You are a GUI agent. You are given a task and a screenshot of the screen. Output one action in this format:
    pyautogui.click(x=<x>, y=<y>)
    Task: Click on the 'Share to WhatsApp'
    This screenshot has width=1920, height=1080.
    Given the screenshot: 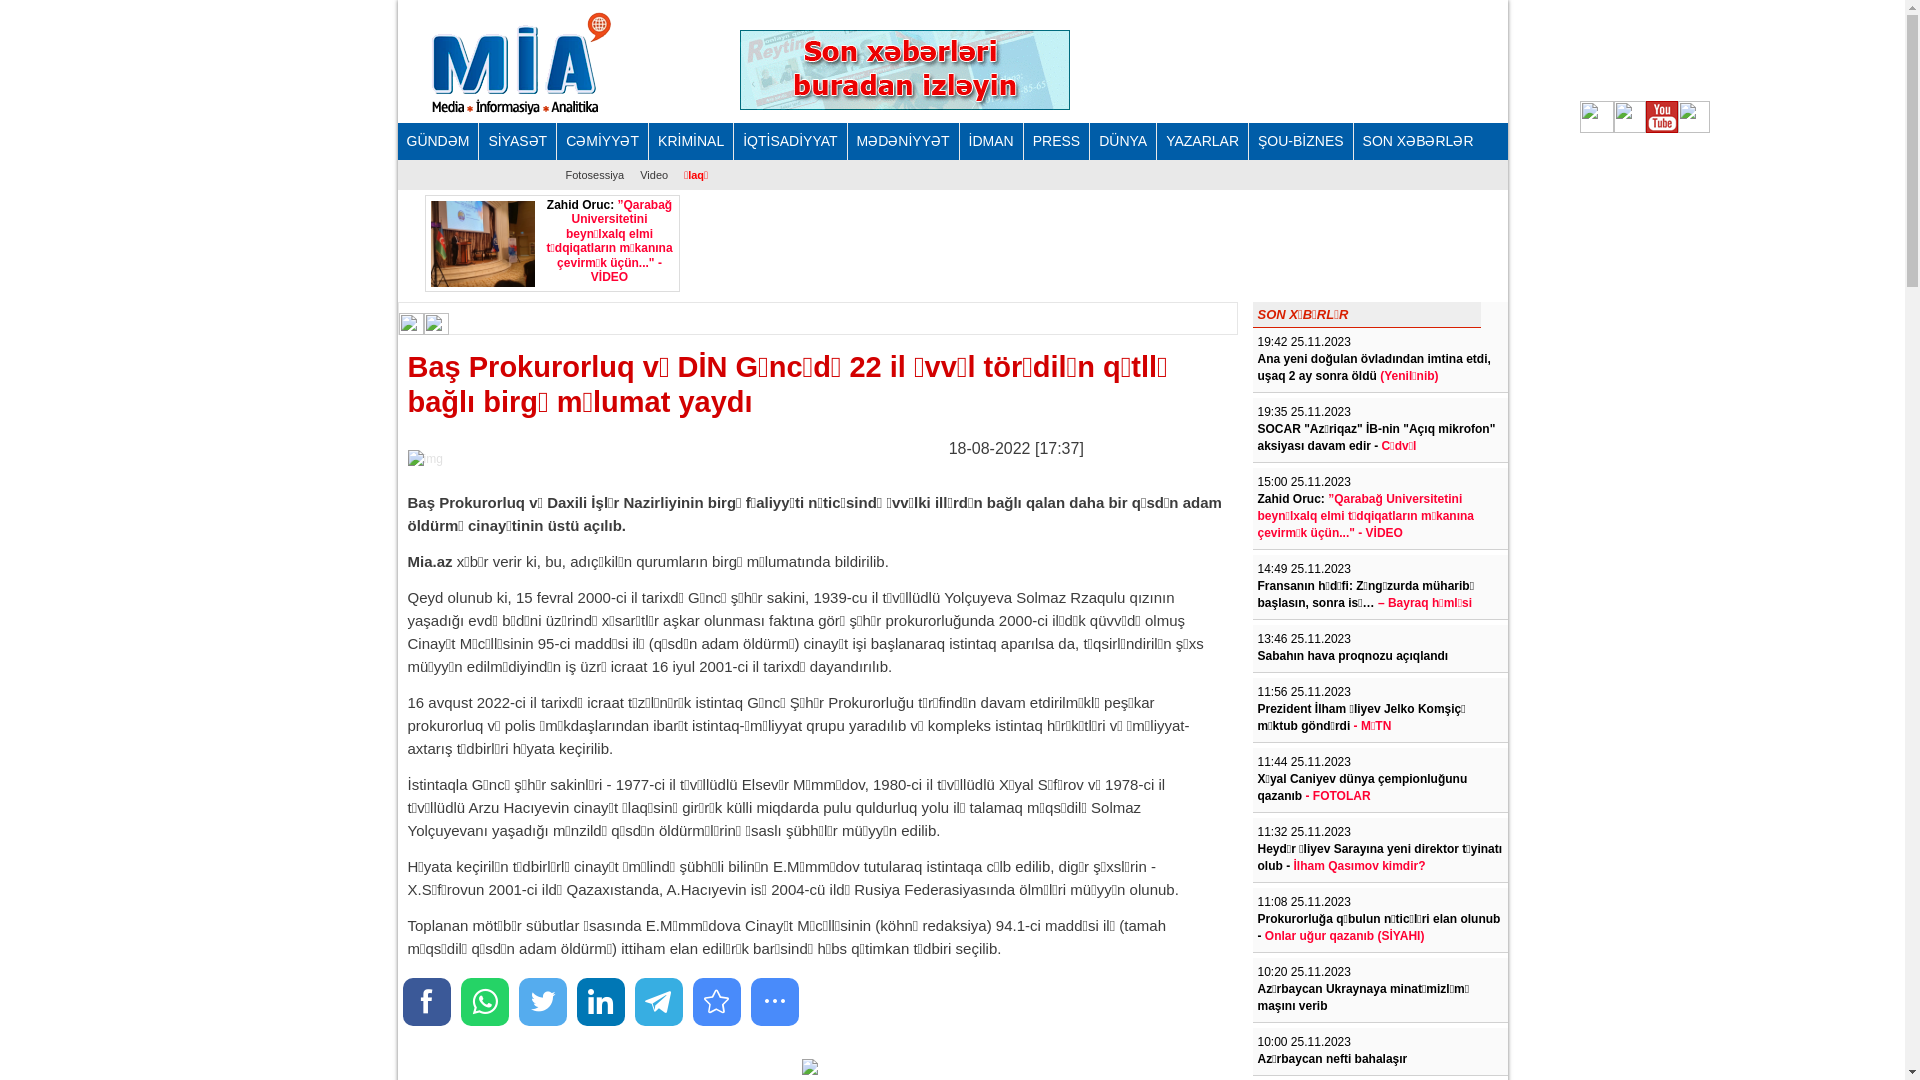 What is the action you would take?
    pyautogui.click(x=484, y=1002)
    